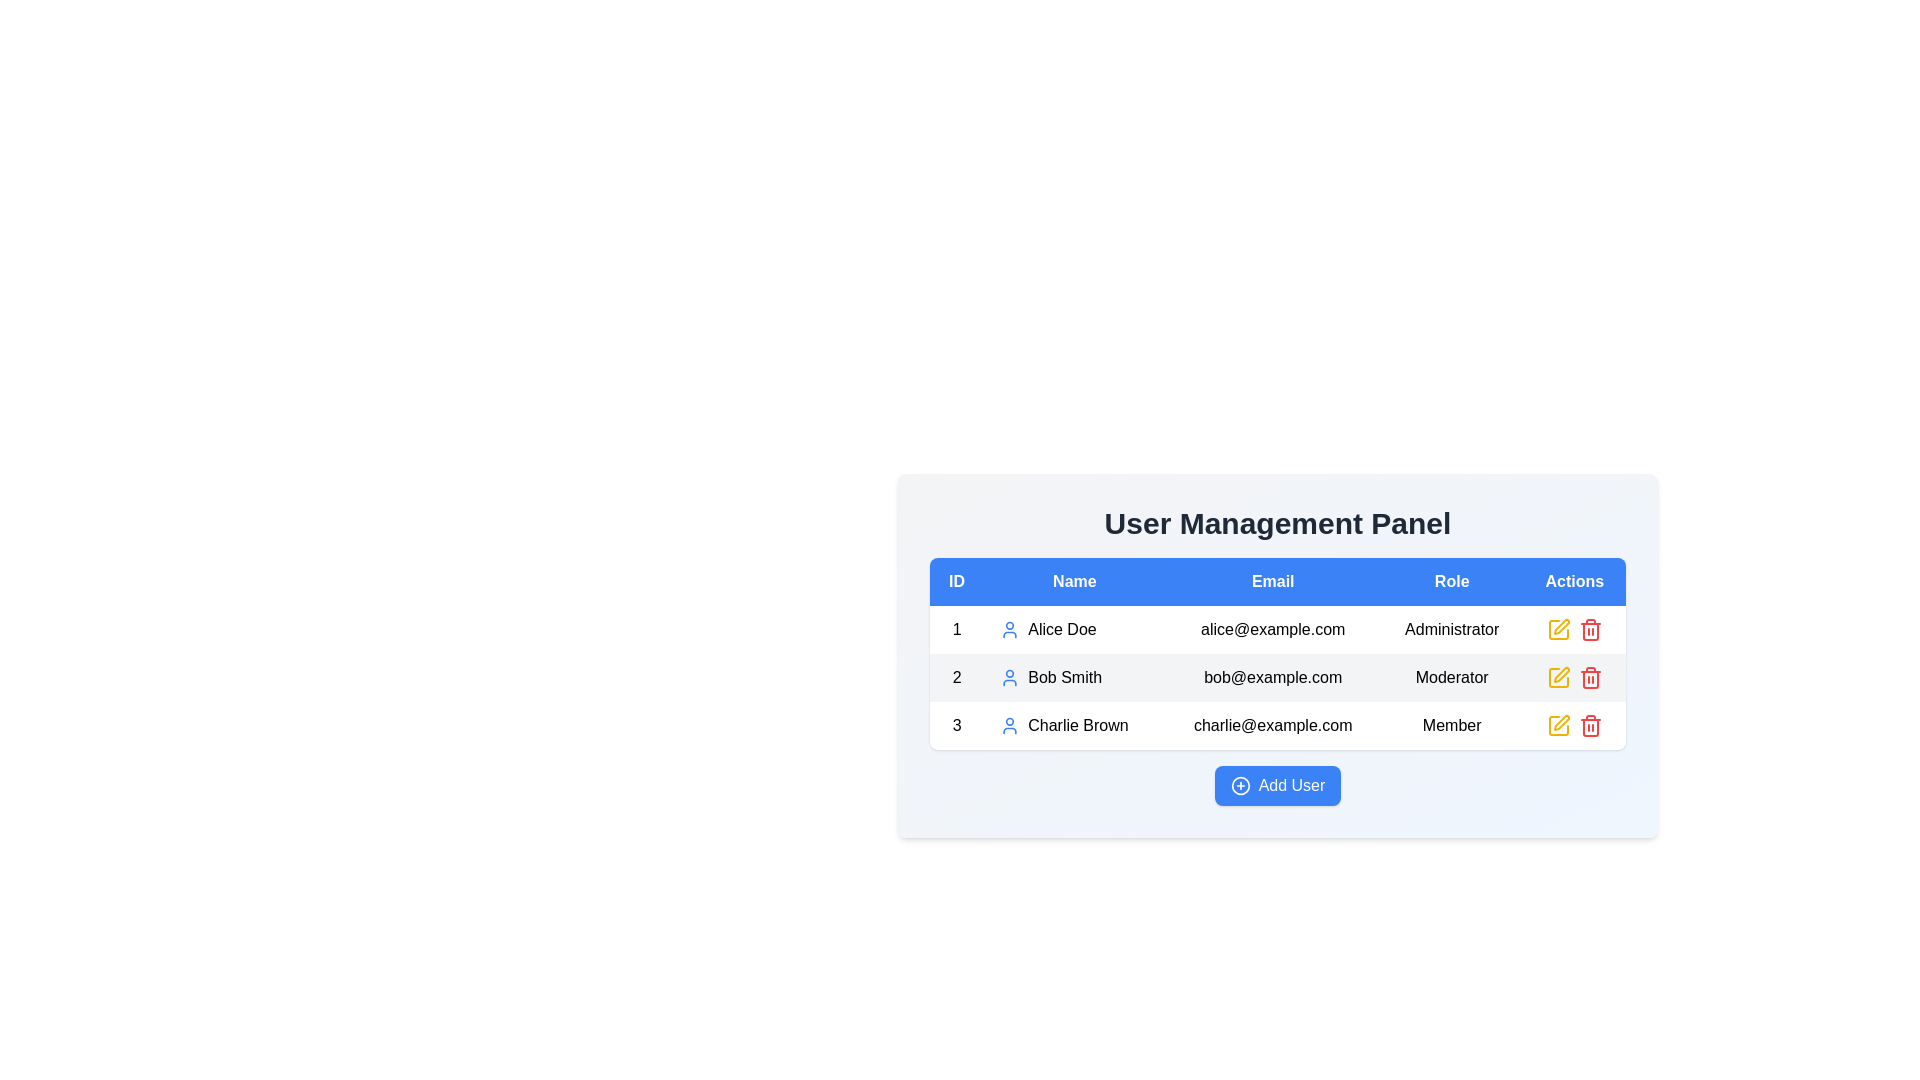 This screenshot has width=1920, height=1080. I want to click on the blue circular shape that is part of the 'Add User' button decoration in the user management interface, so click(1239, 785).